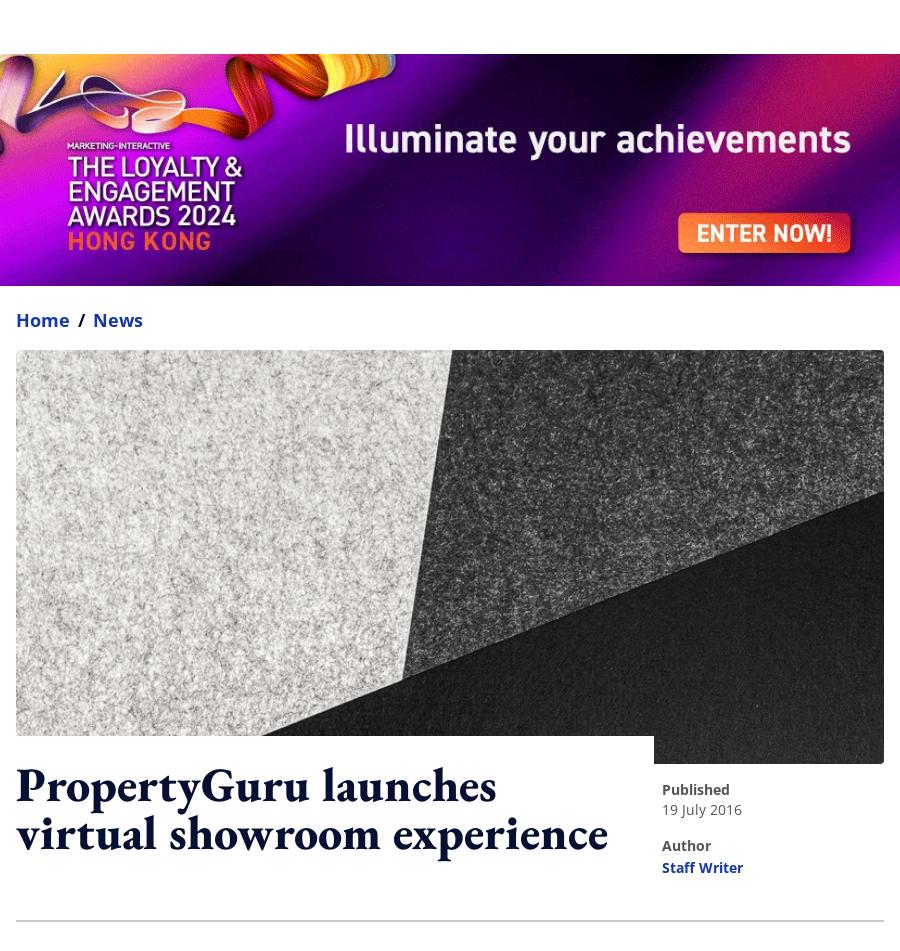 Image resolution: width=900 pixels, height=951 pixels. I want to click on 'Menu', so click(852, 26).